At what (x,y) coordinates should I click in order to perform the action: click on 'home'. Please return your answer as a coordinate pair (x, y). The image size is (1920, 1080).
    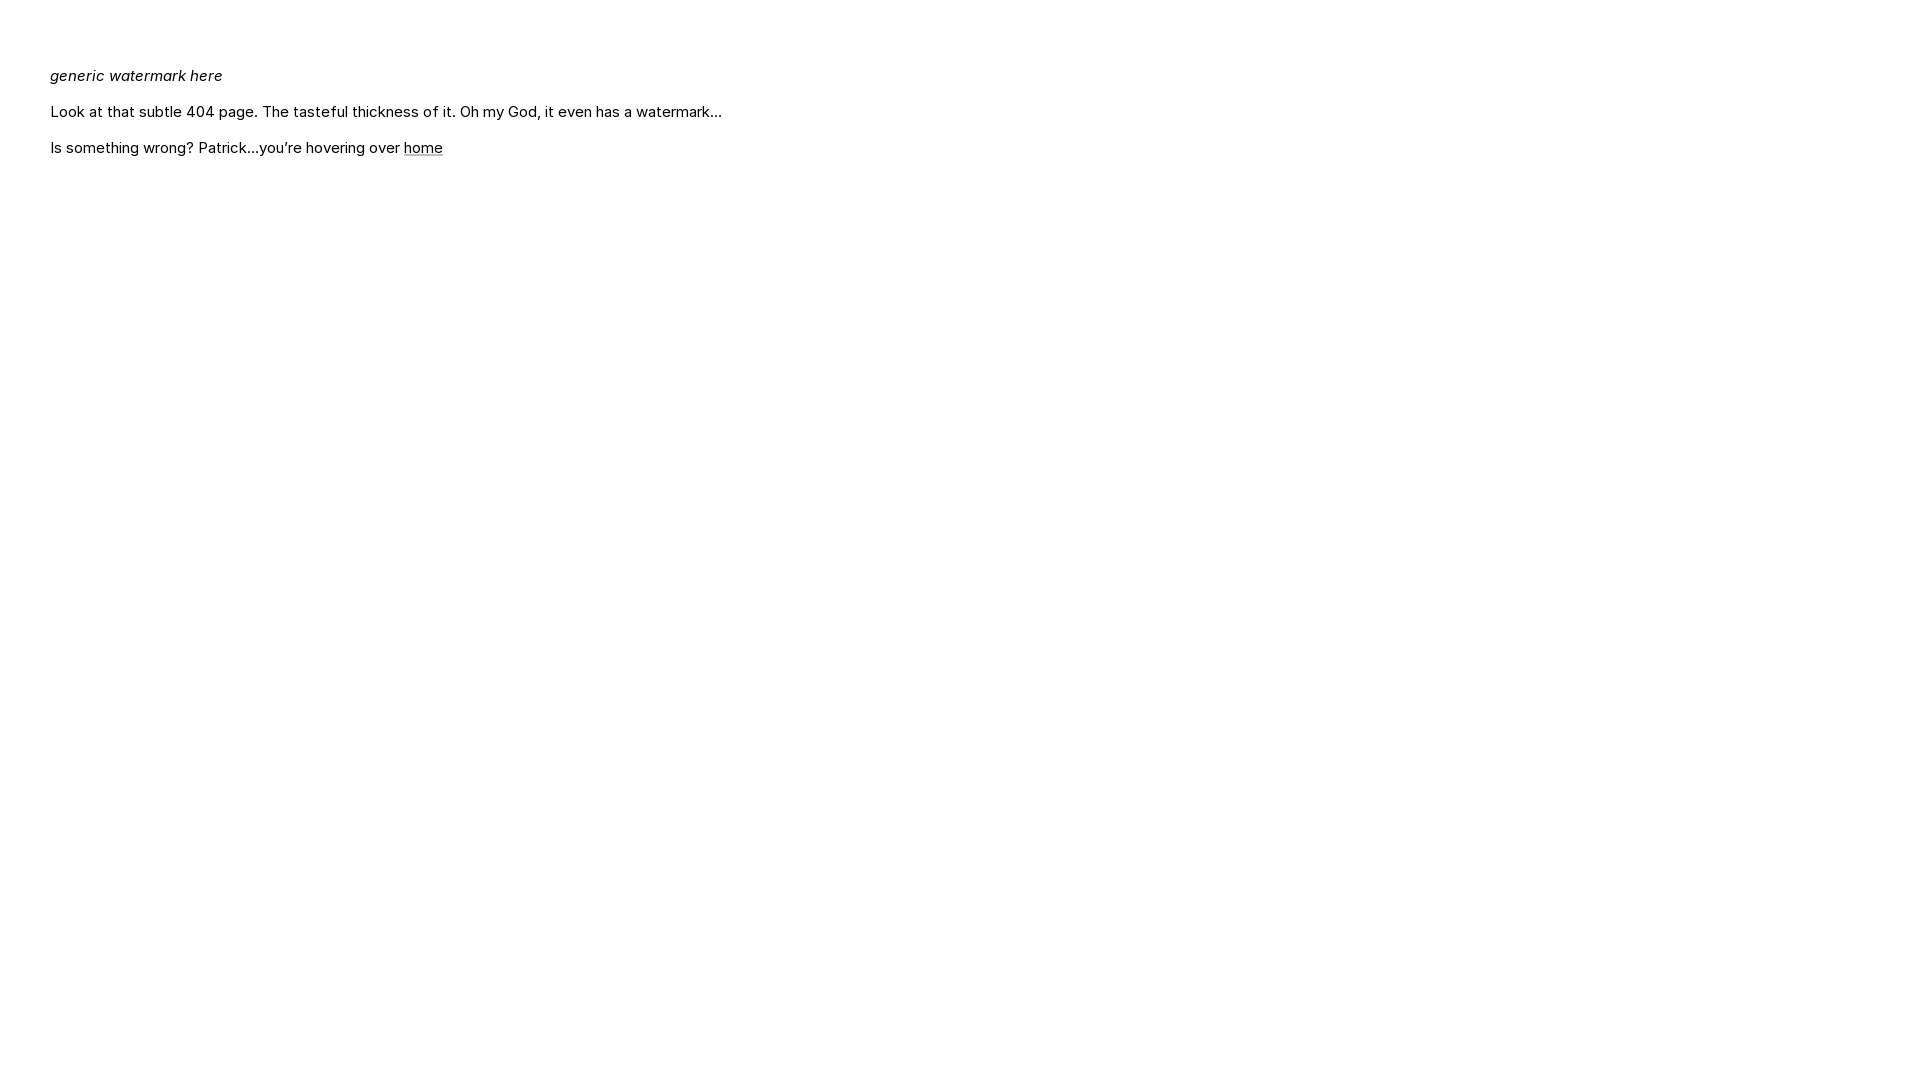
    Looking at the image, I should click on (422, 146).